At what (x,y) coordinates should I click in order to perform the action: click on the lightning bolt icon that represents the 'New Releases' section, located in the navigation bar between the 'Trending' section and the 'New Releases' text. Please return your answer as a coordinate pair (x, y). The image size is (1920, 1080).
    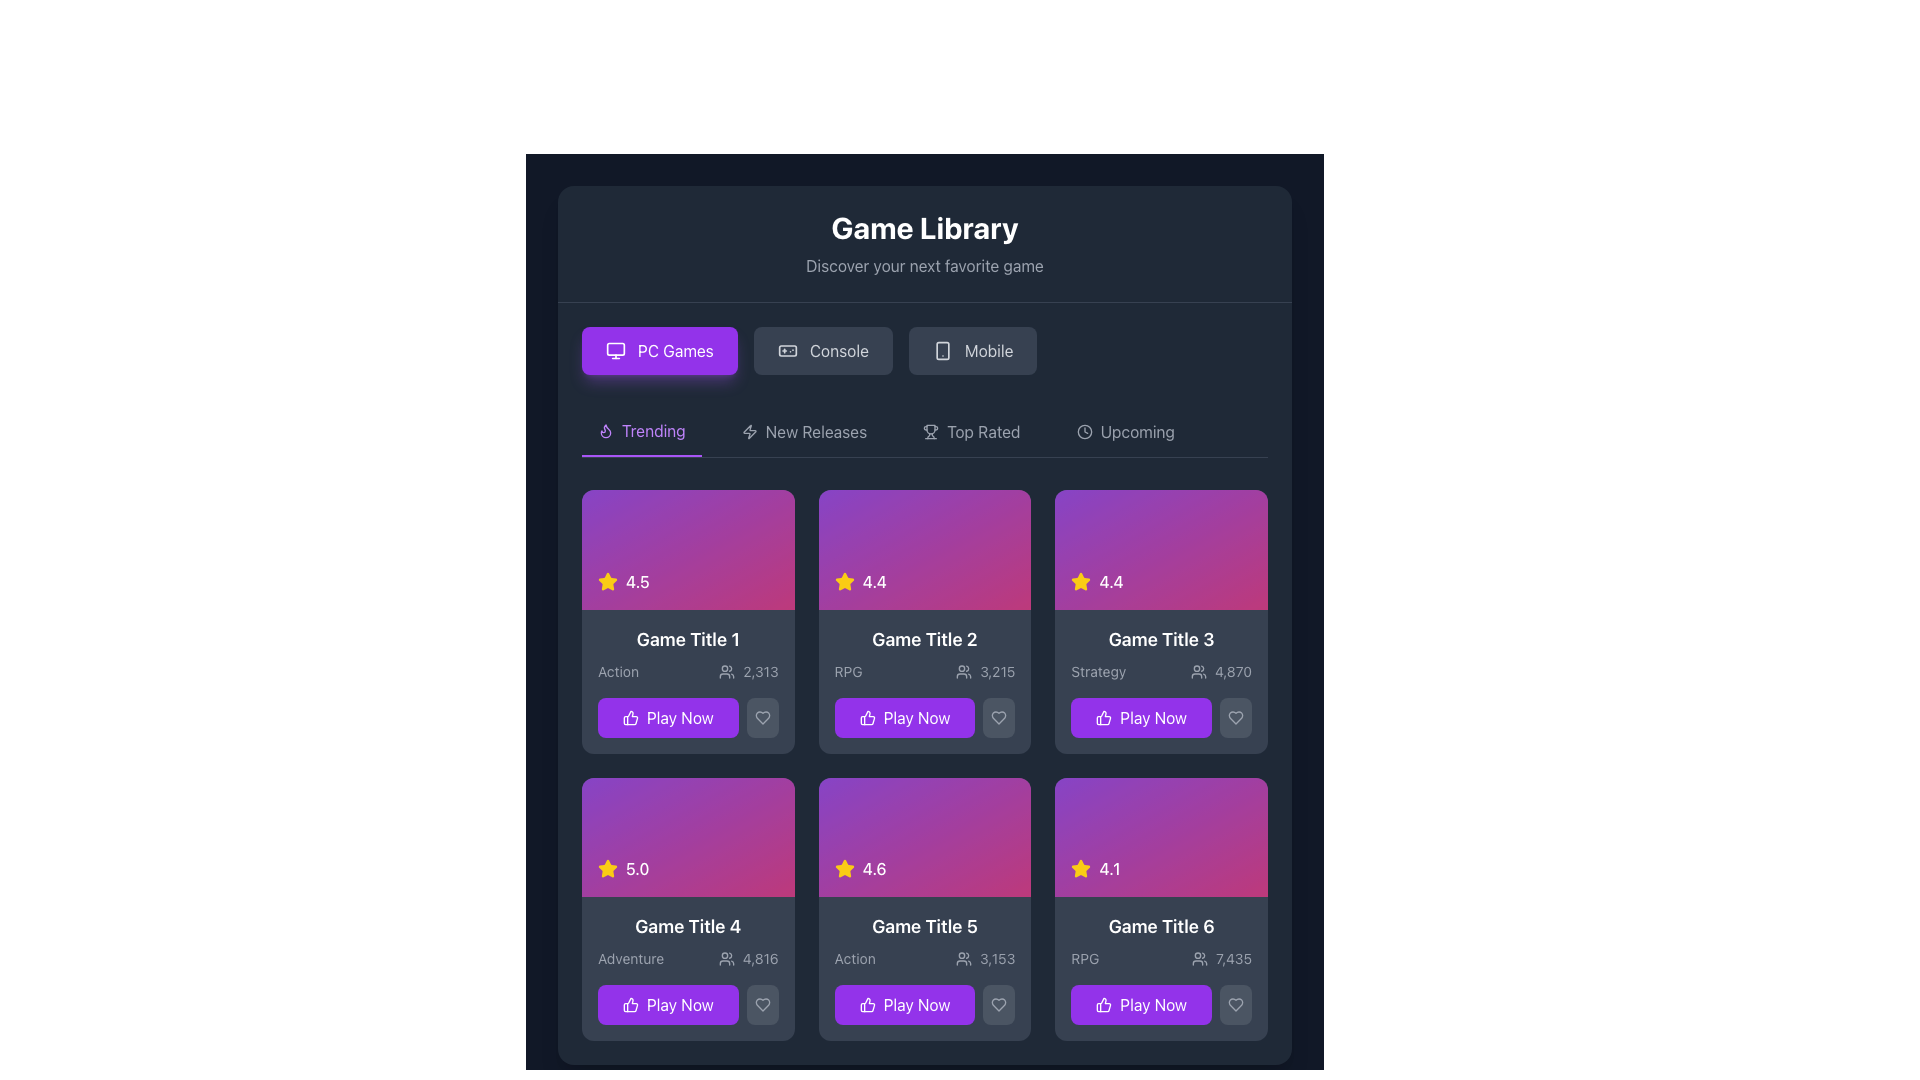
    Looking at the image, I should click on (748, 431).